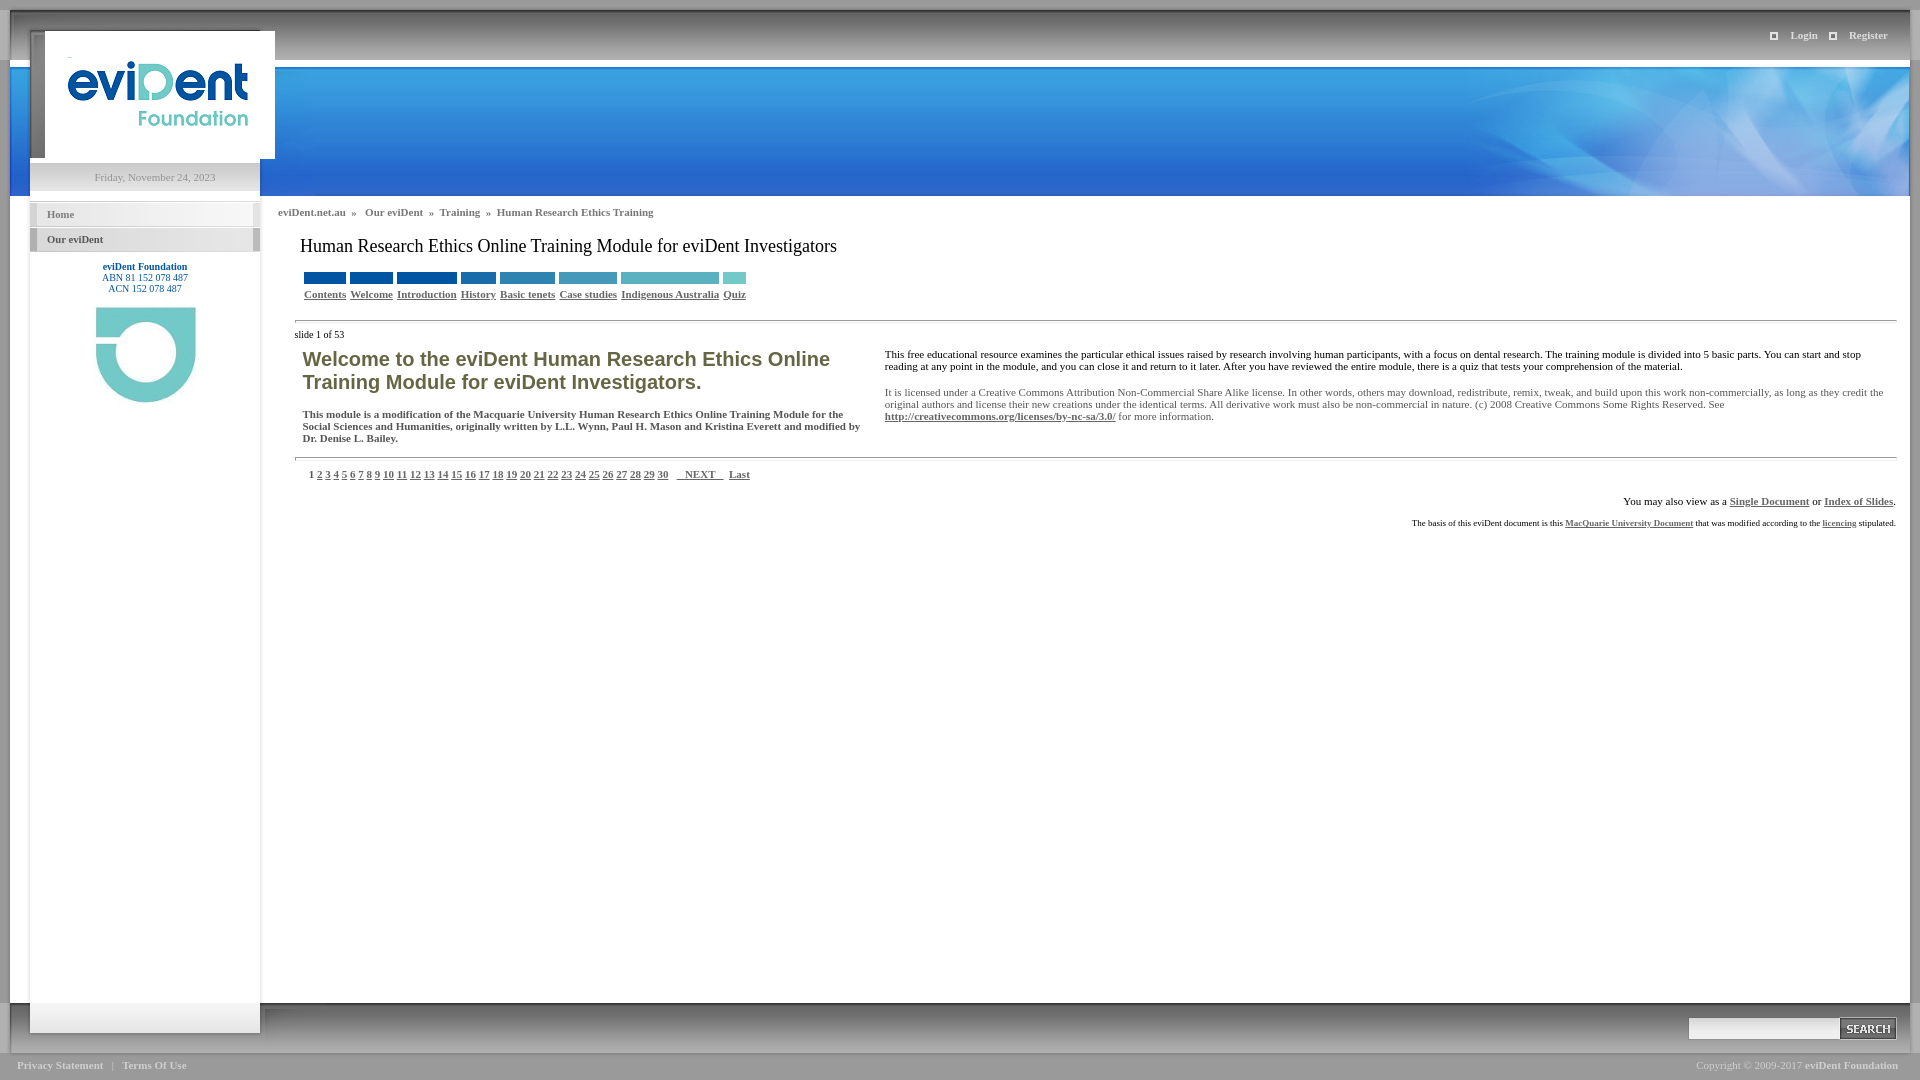 The height and width of the screenshot is (1080, 1920). What do you see at coordinates (1857, 500) in the screenshot?
I see `'Index of Slides'` at bounding box center [1857, 500].